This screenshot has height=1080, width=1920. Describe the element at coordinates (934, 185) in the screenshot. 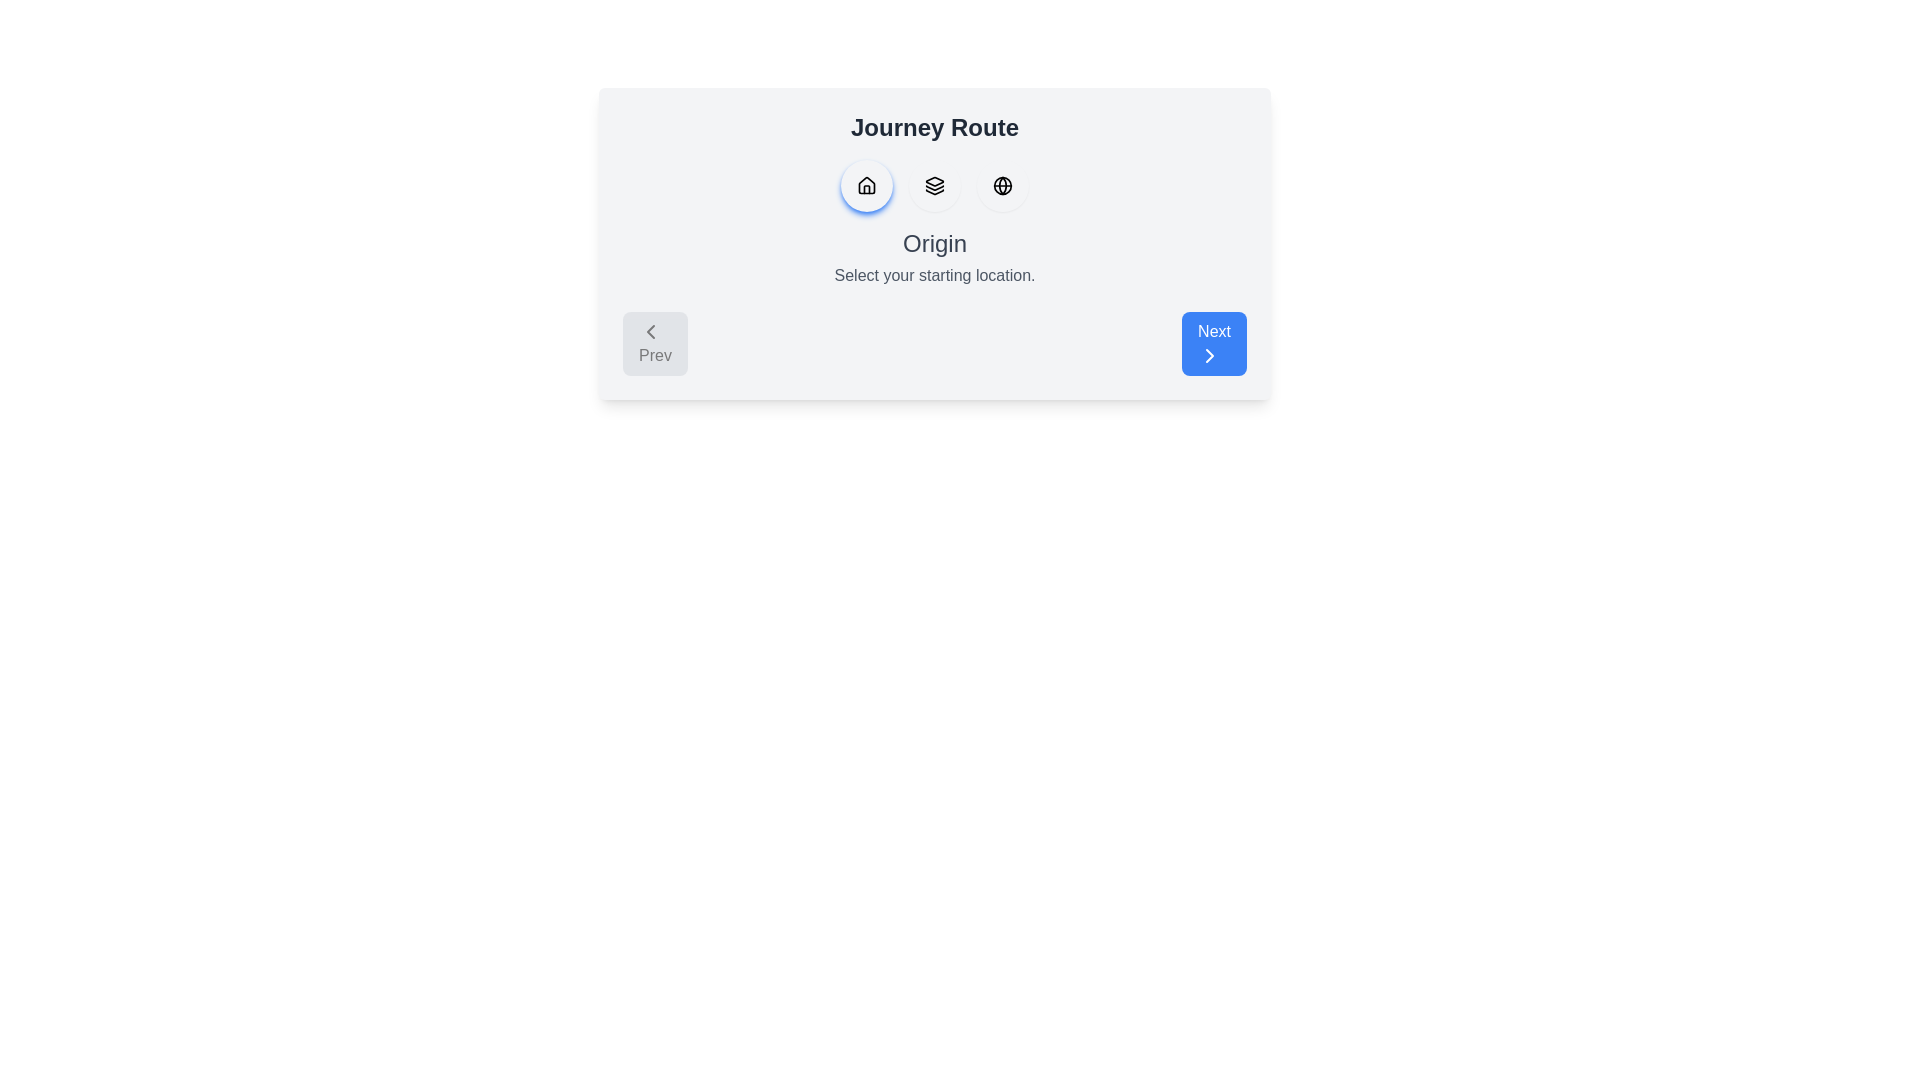

I see `the icon in the horizontal menu of the 'Journey Route' card` at that location.